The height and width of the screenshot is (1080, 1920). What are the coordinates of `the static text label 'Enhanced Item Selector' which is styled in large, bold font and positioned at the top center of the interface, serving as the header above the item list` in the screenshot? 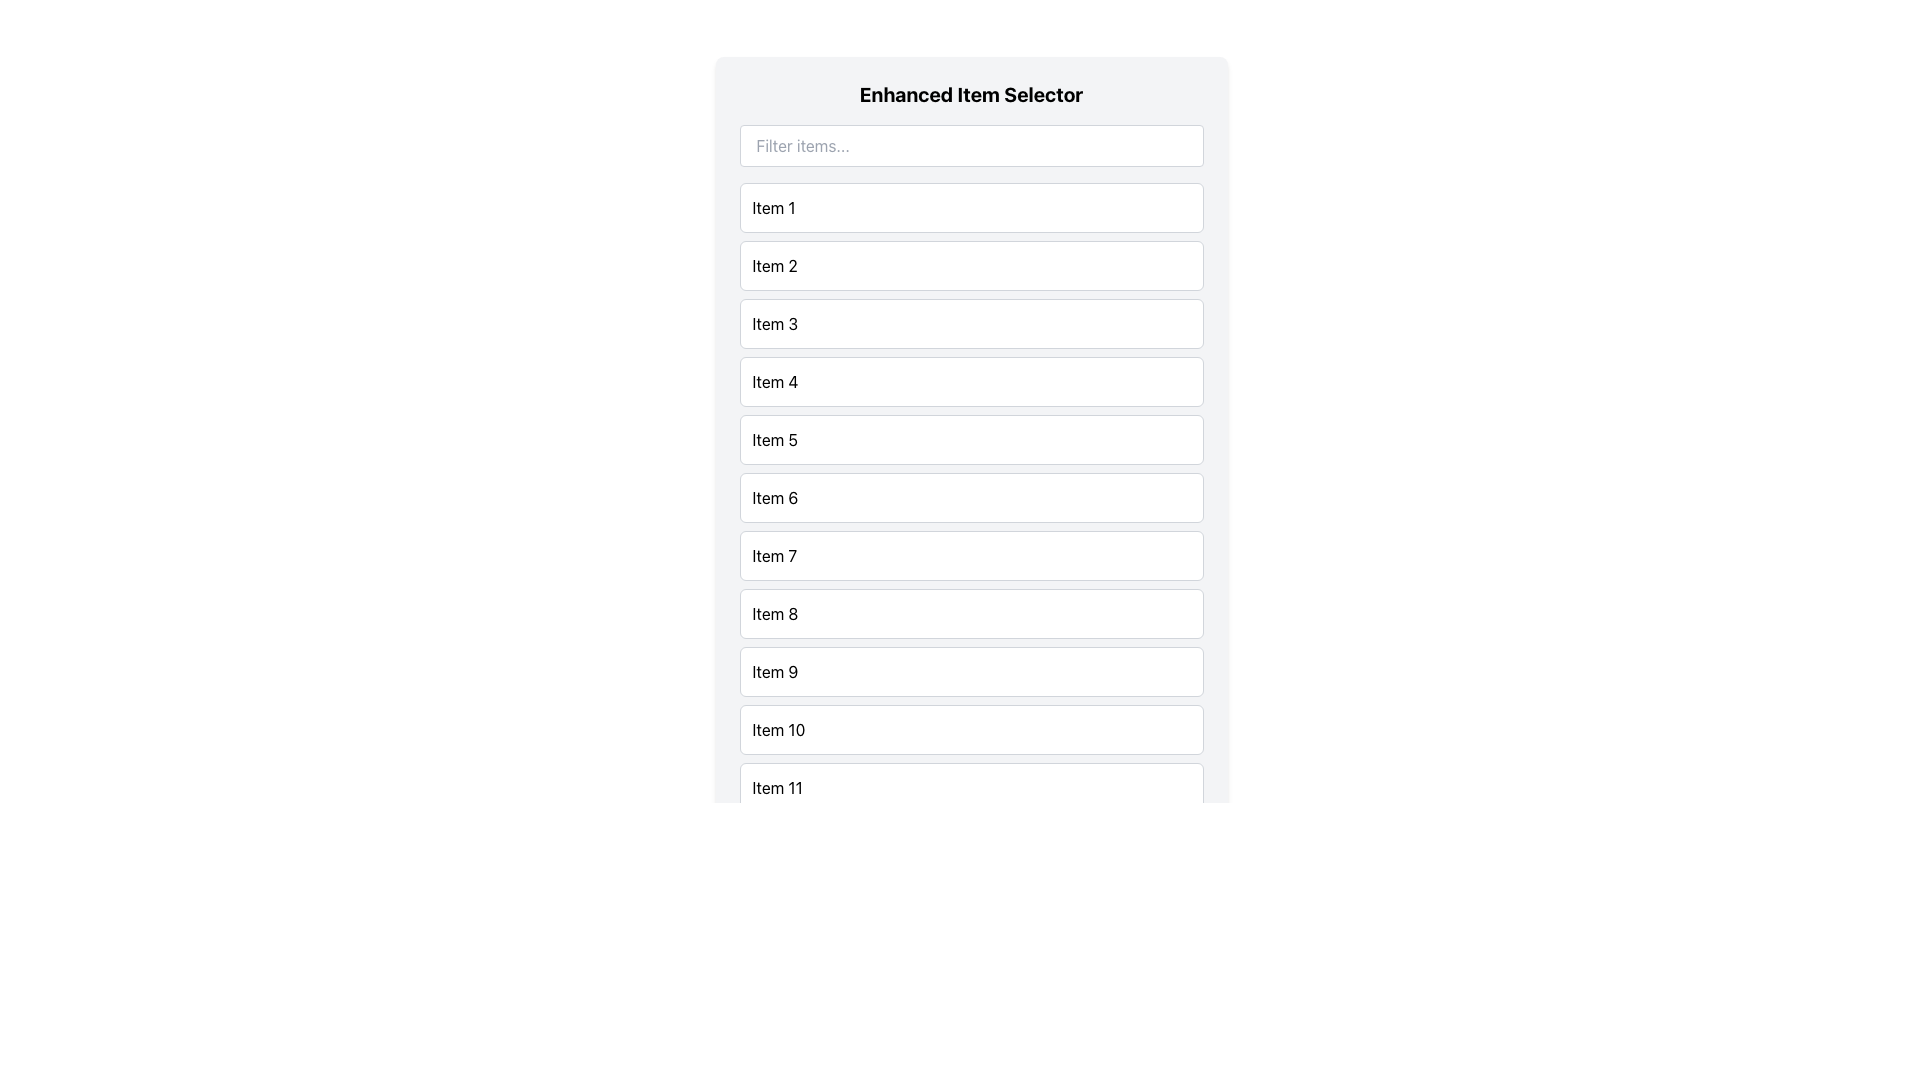 It's located at (971, 95).